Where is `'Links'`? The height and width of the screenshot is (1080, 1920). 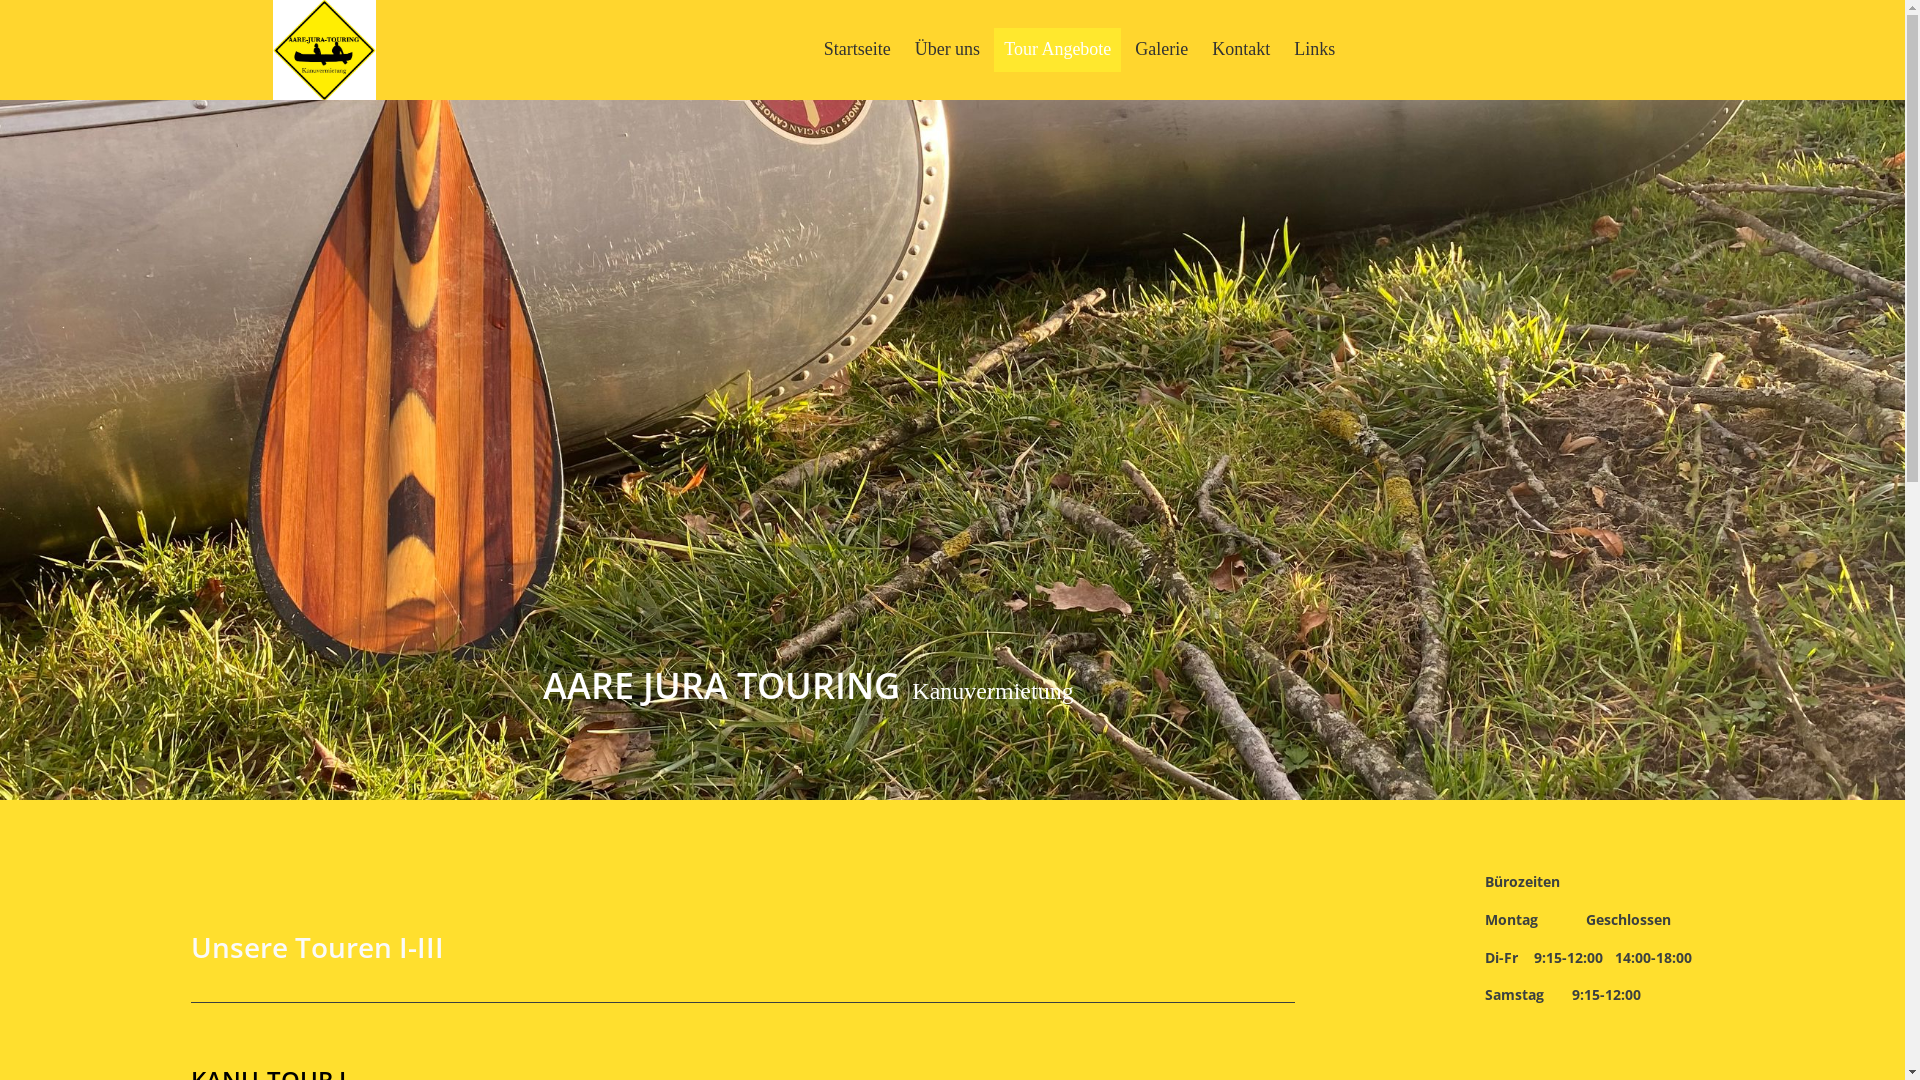 'Links' is located at coordinates (1314, 48).